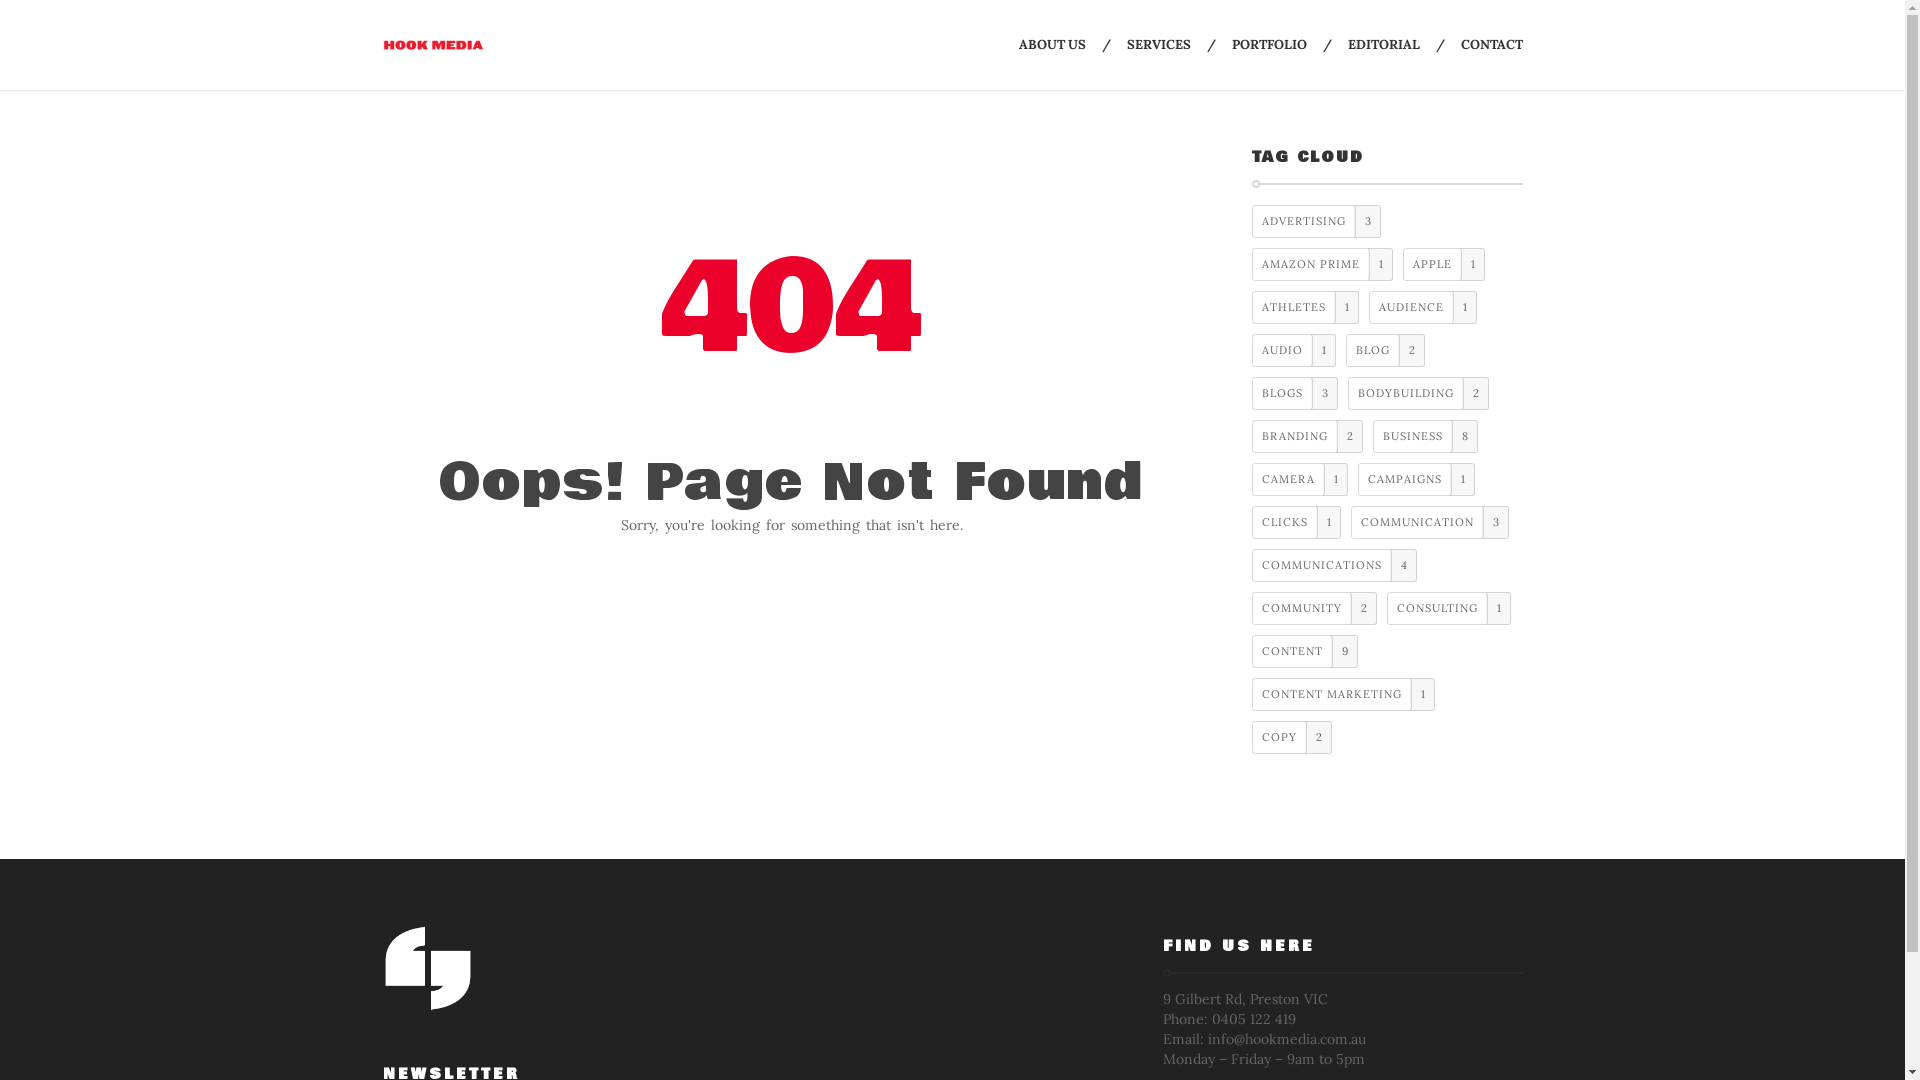  Describe the element at coordinates (1334, 565) in the screenshot. I see `'COMMUNICATIONS4'` at that location.